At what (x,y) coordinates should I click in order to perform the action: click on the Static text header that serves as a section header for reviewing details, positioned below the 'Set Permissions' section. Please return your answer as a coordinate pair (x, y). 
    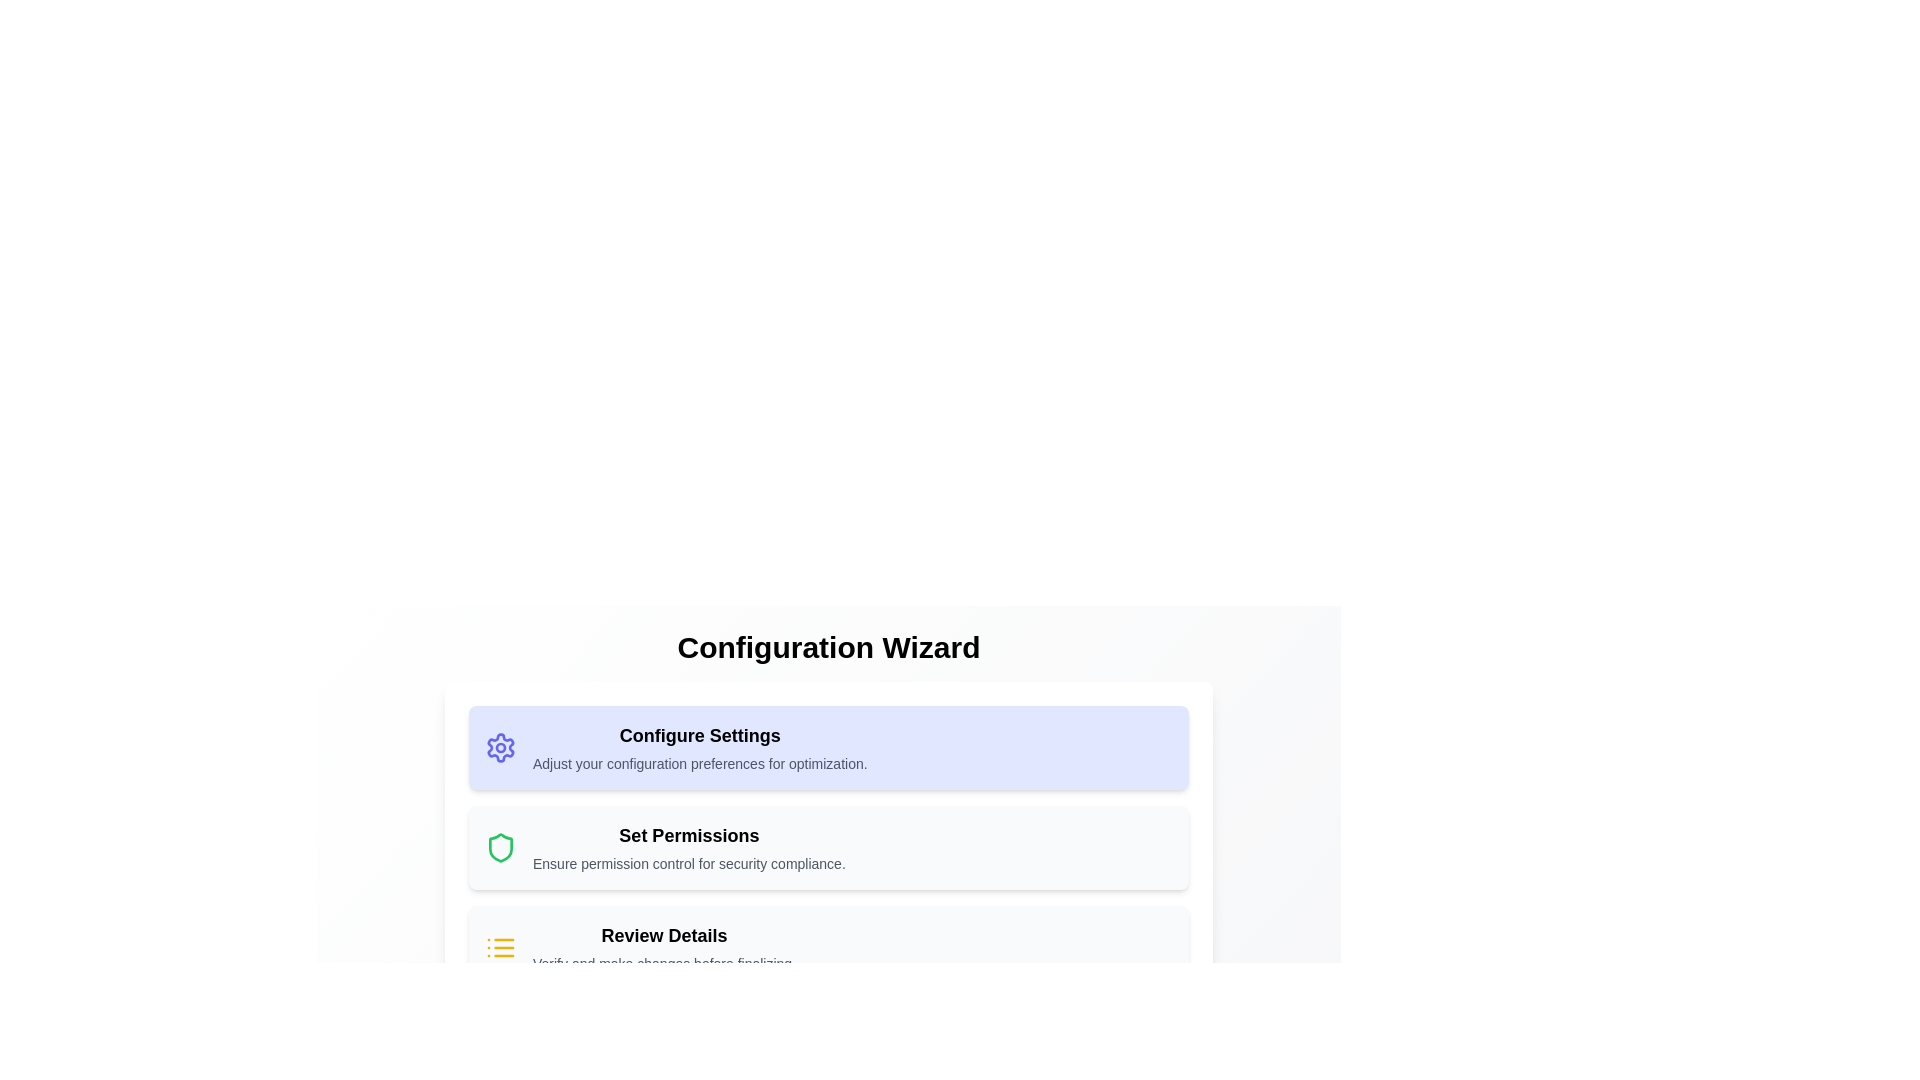
    Looking at the image, I should click on (664, 936).